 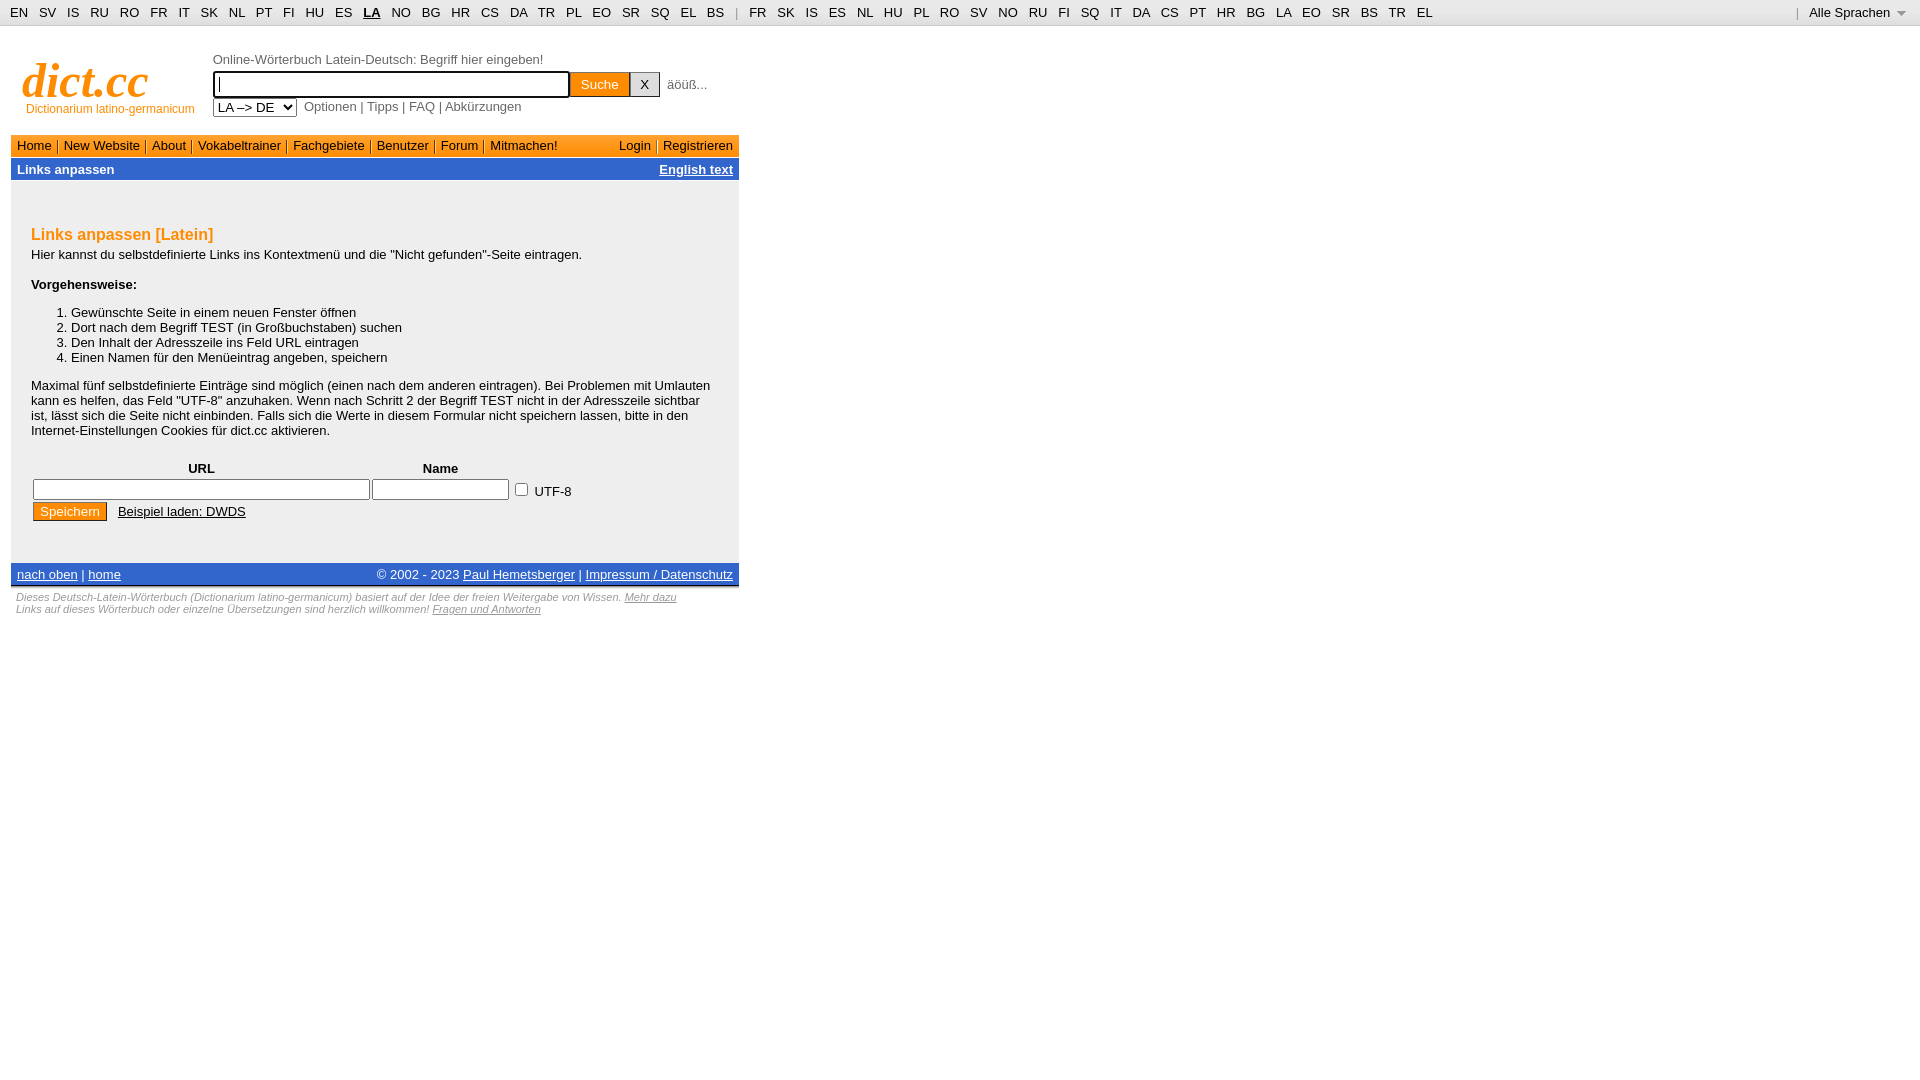 I want to click on 'FR', so click(x=756, y=12).